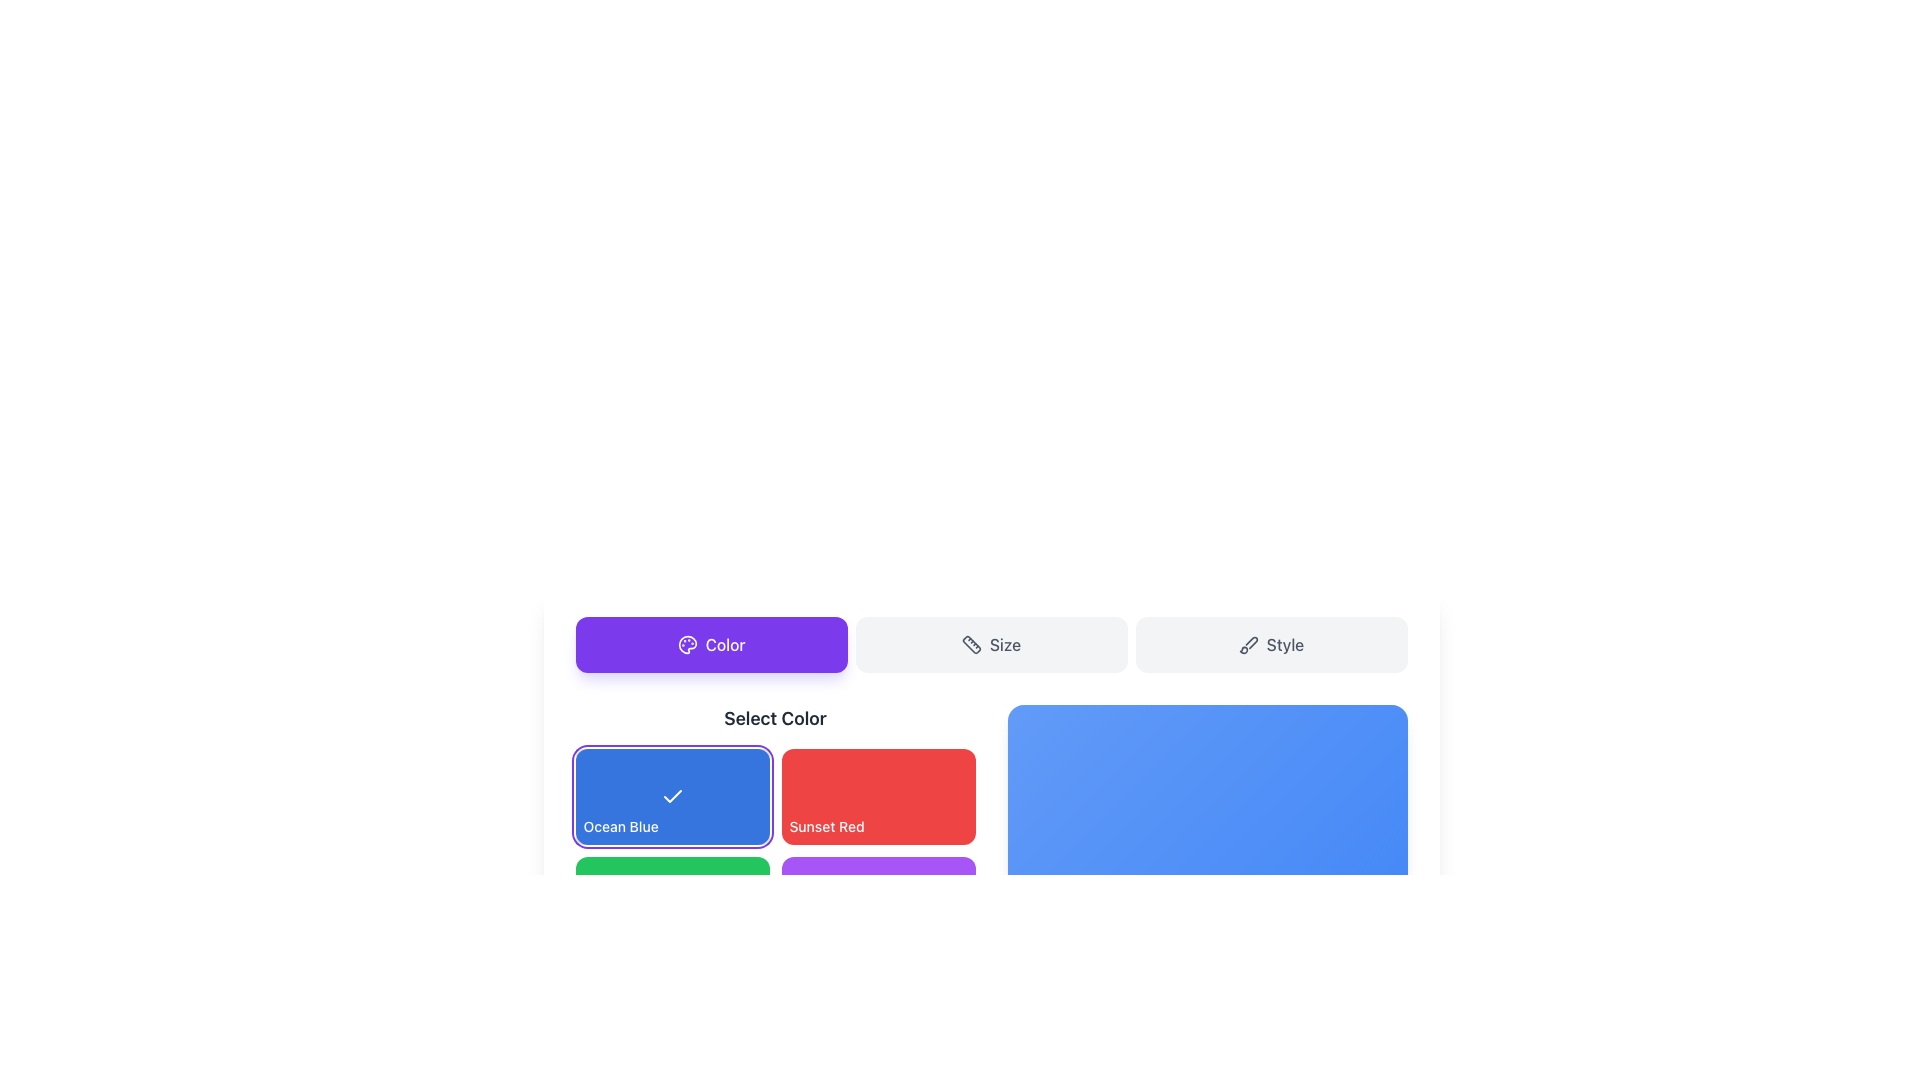 This screenshot has width=1920, height=1080. I want to click on the tile in the color selection grid to choose a color option. The grid is located below the 'Select Color' heading, with tiles arranged for 'Ocean Blue', 'Sunset Red', 'Forest Green', and 'Royal Purple', so click(774, 851).